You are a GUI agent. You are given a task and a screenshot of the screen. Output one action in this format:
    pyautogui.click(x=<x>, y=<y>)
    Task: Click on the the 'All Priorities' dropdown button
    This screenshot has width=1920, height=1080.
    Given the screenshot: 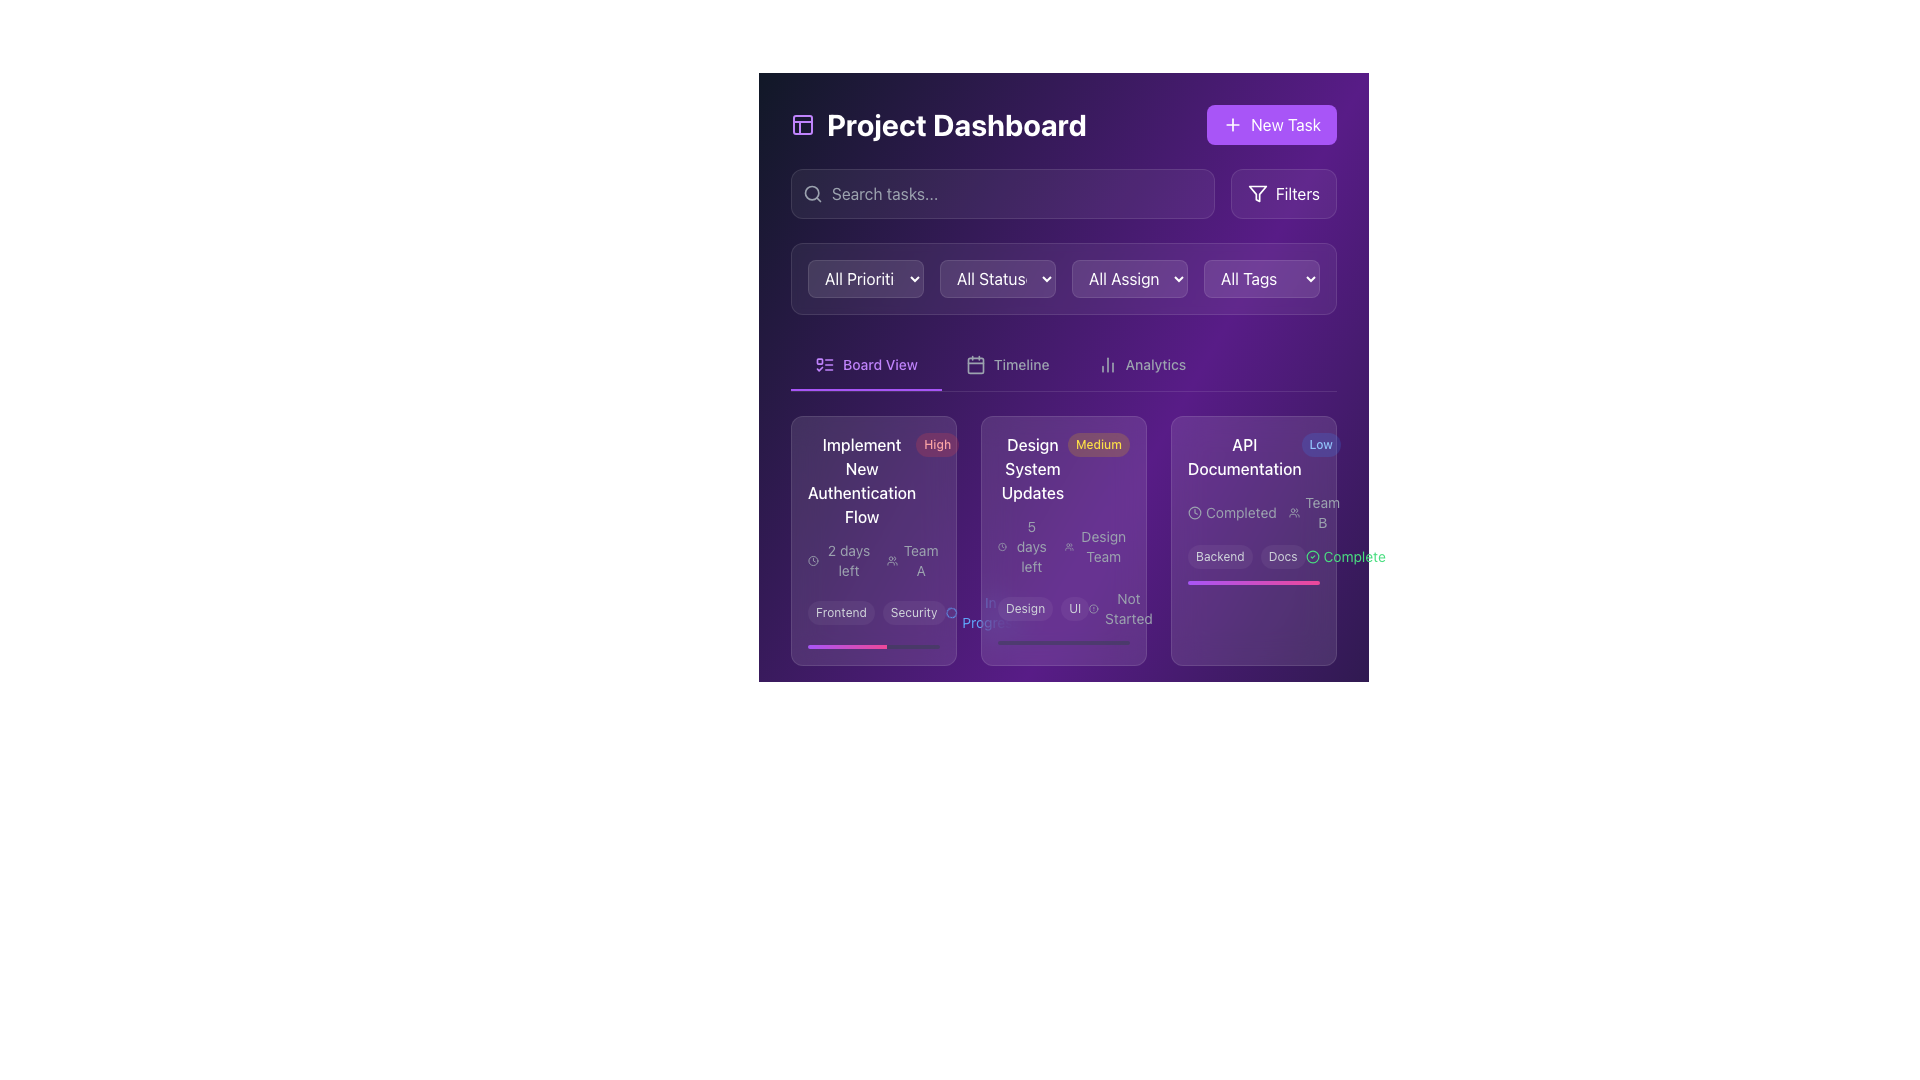 What is the action you would take?
    pyautogui.click(x=865, y=278)
    